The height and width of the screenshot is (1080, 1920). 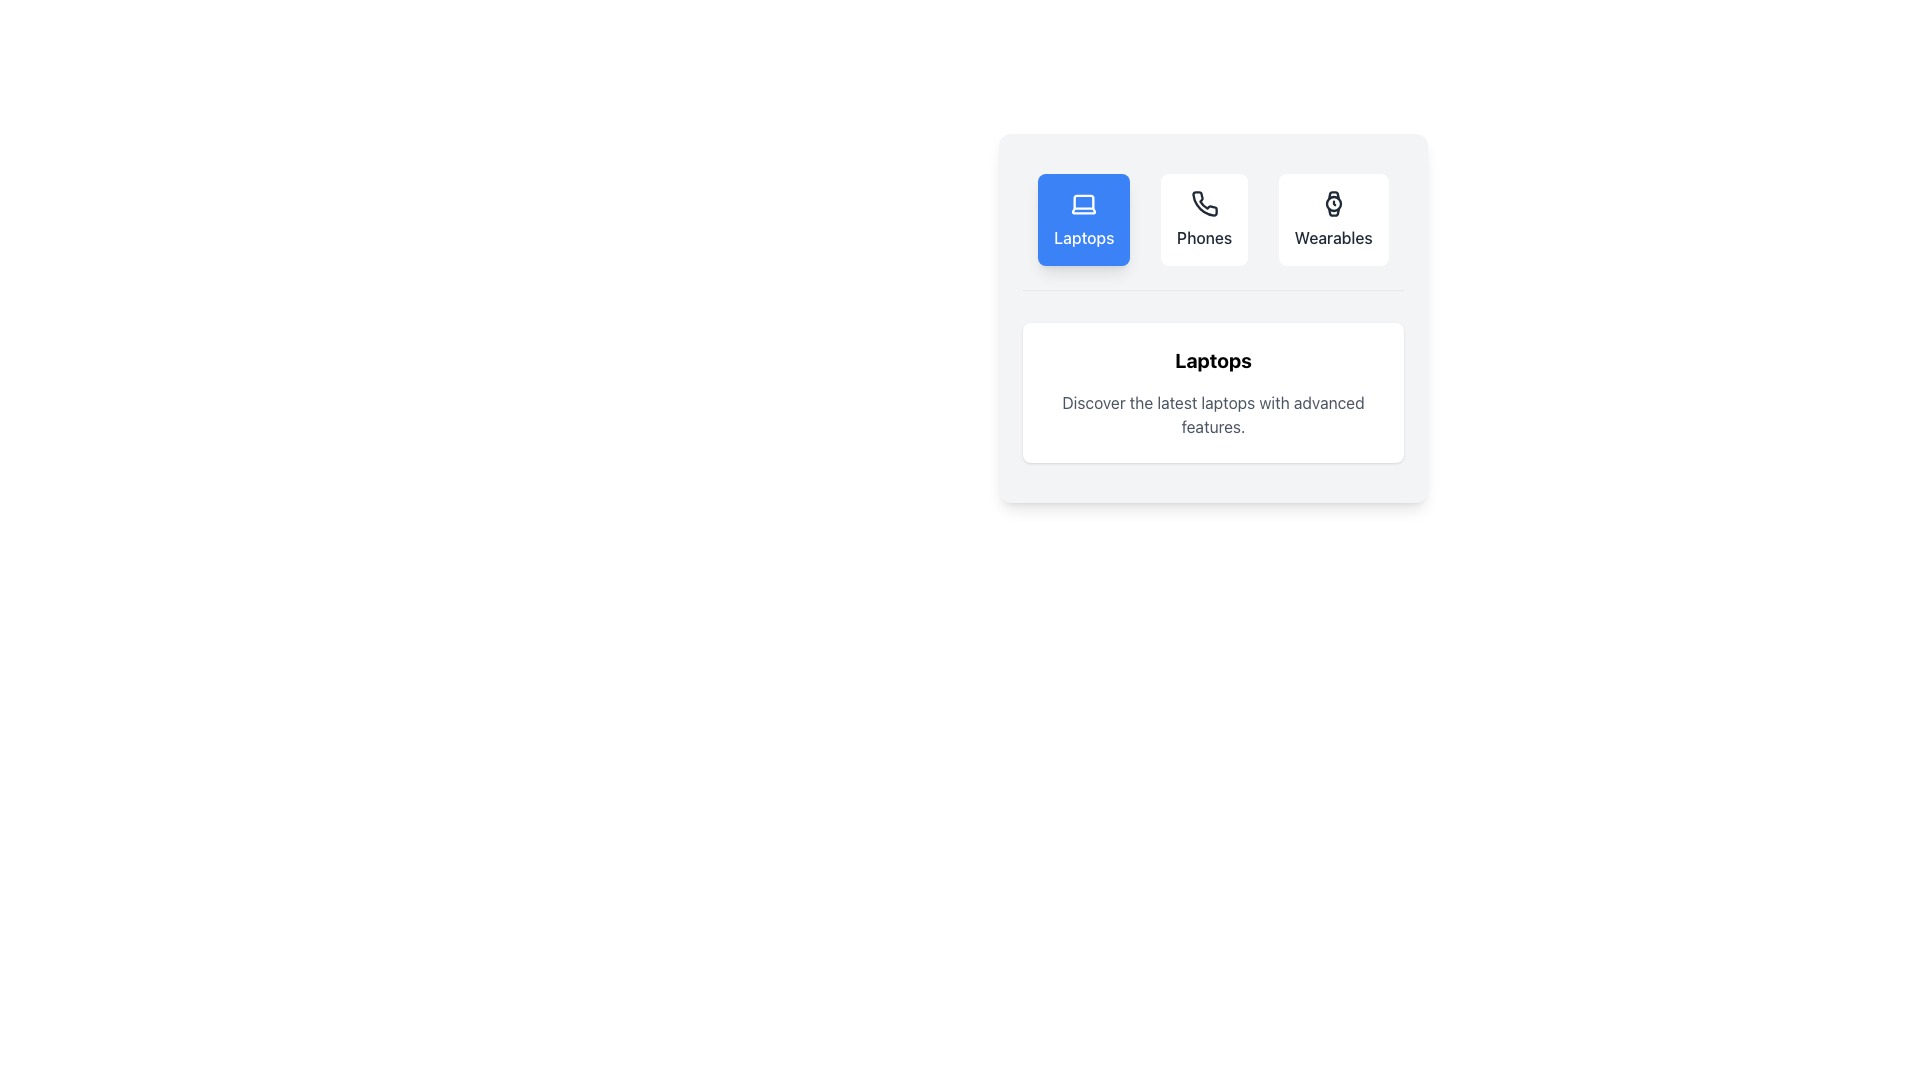 I want to click on the 'Wearables' button which is a rounded rectangular button with a white background and a smartwatch icon above the text, to select it, so click(x=1333, y=219).